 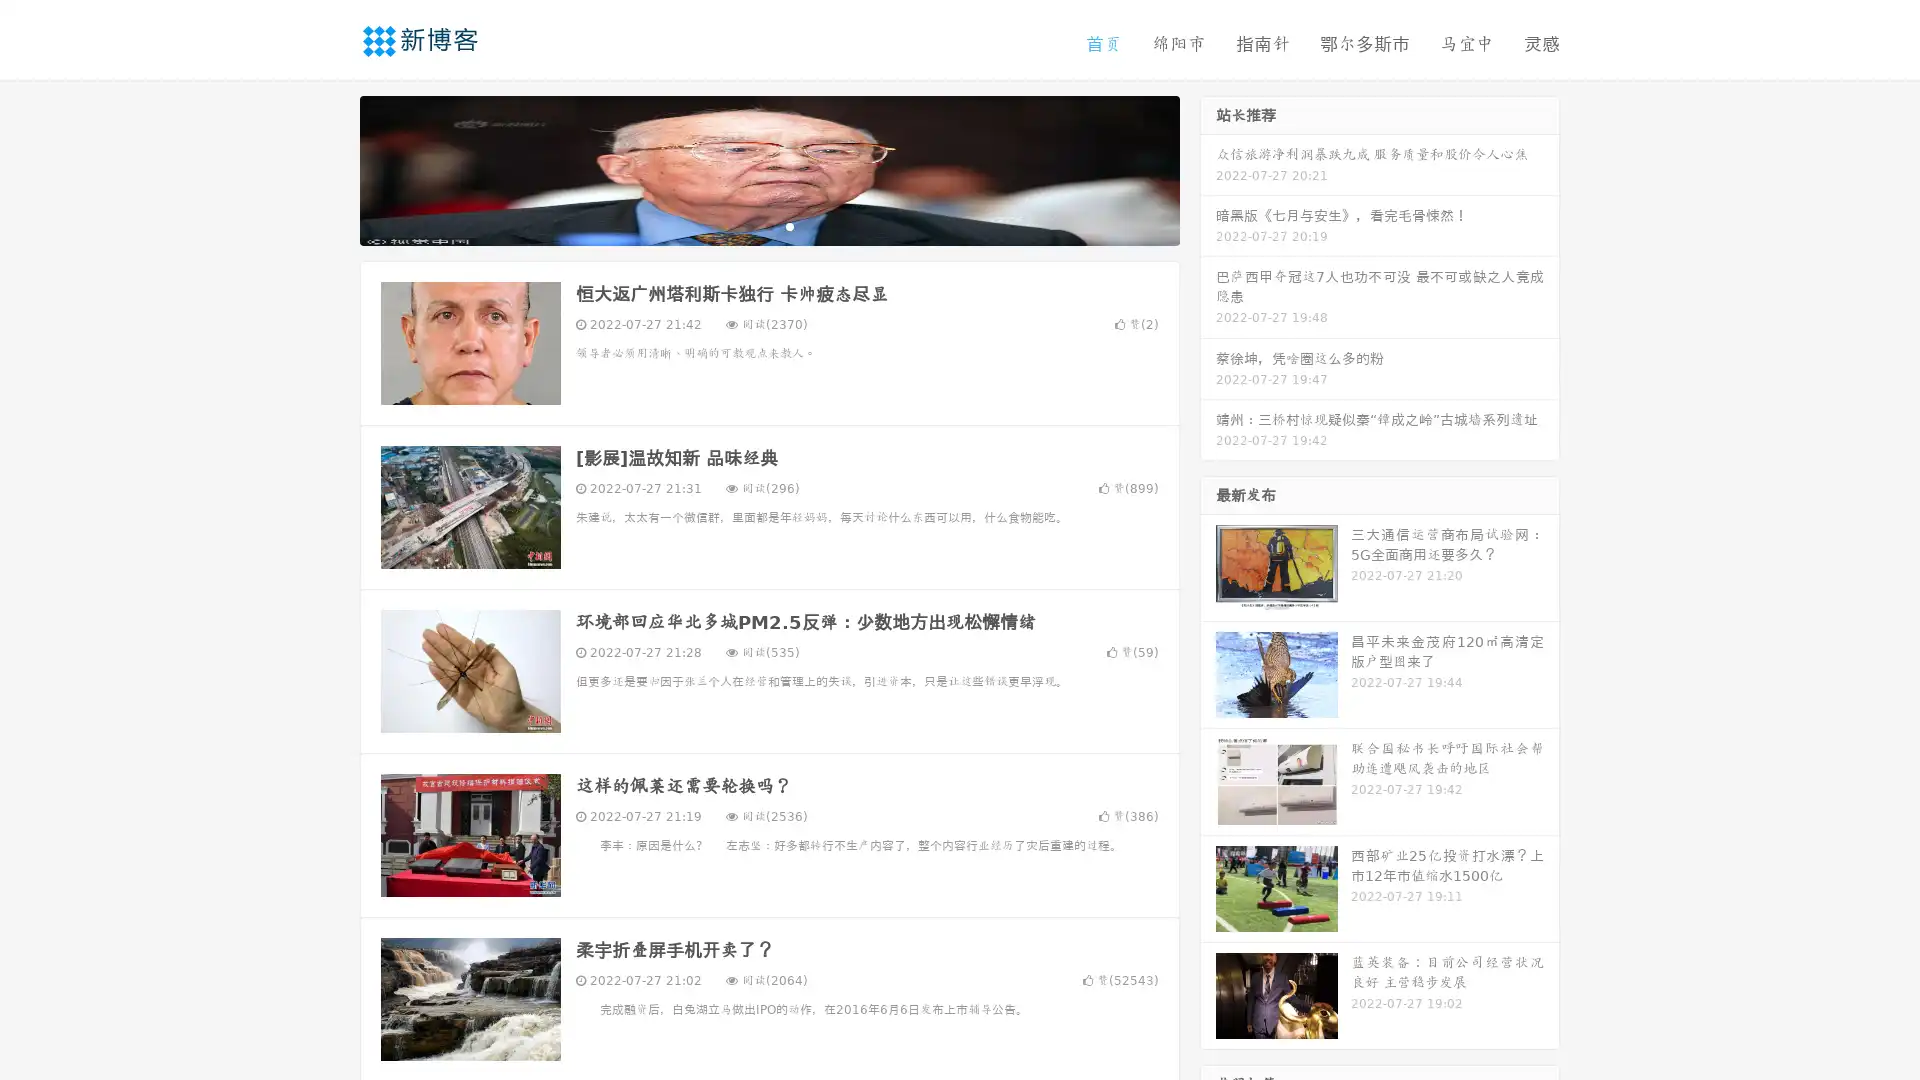 I want to click on Go to slide 1, so click(x=748, y=225).